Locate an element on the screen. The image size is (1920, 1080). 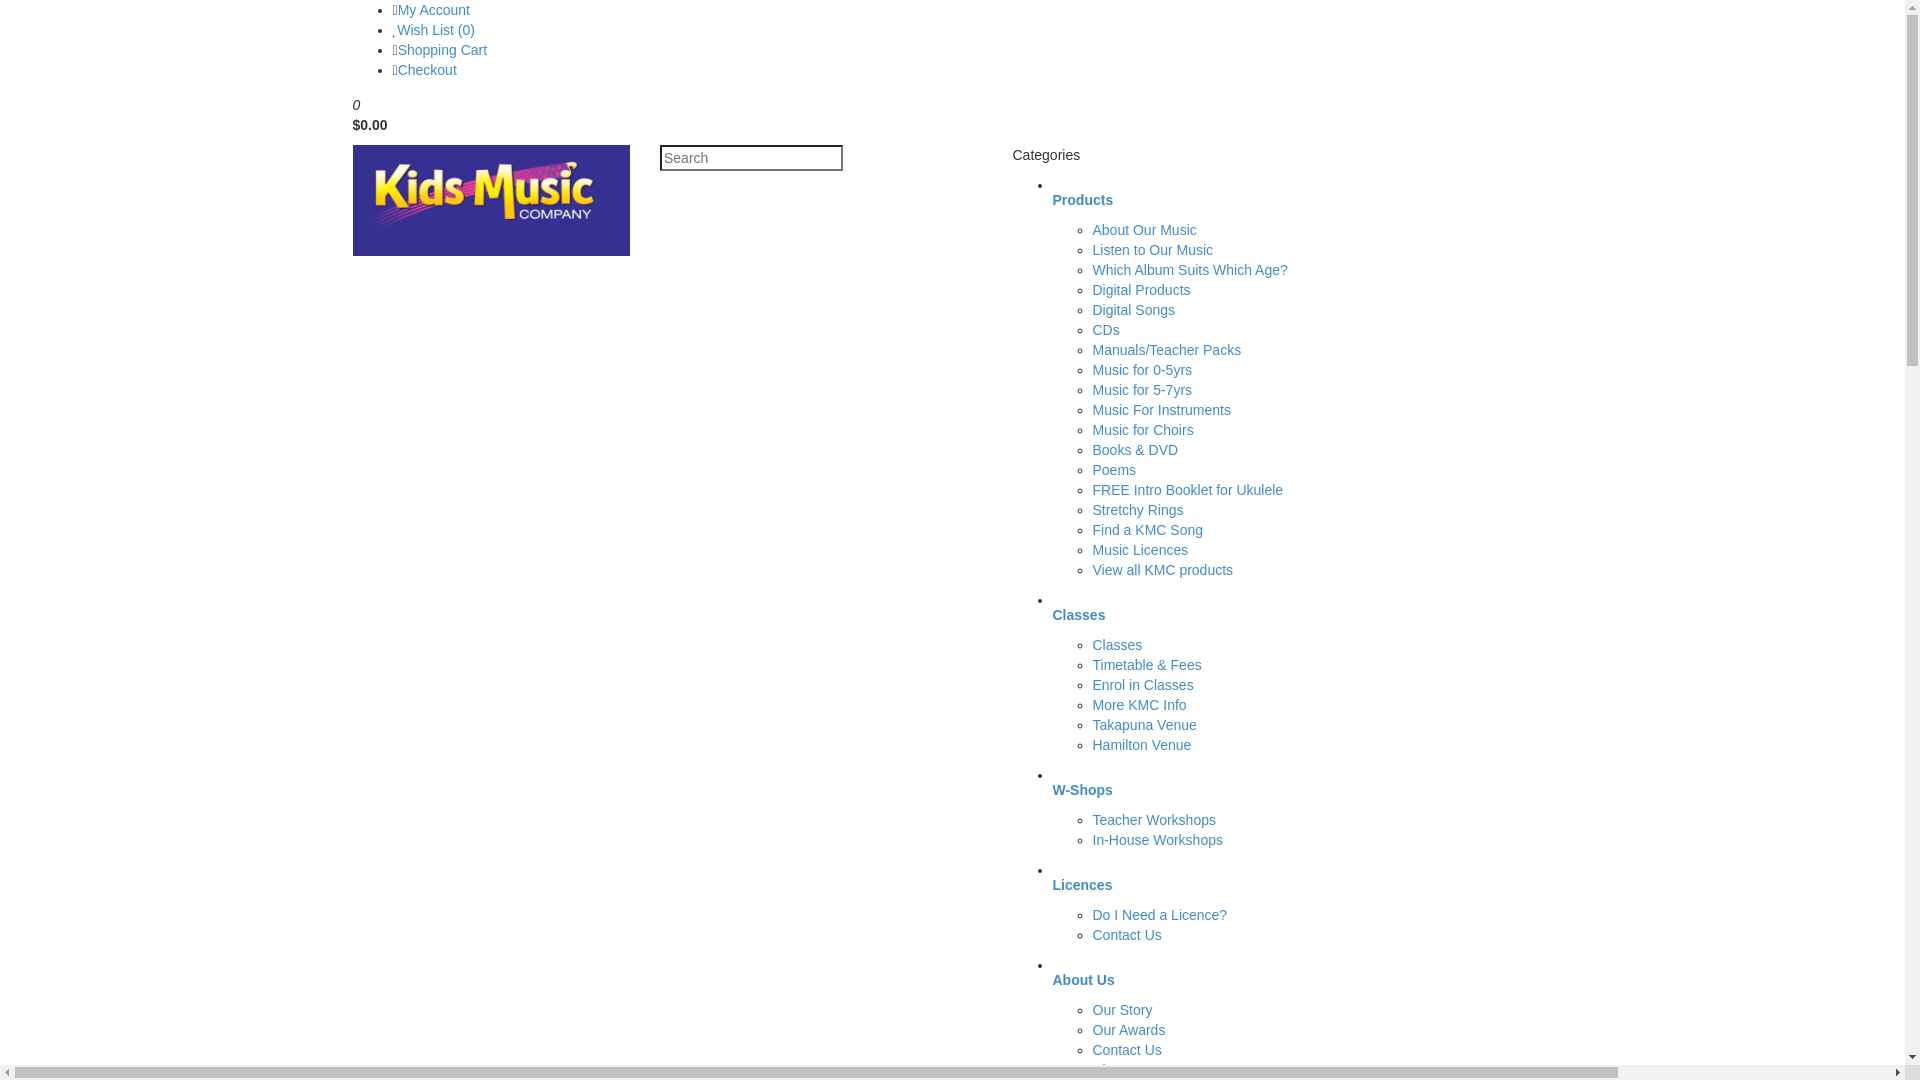
'Which Album Suits Which Age?' is located at coordinates (1189, 270).